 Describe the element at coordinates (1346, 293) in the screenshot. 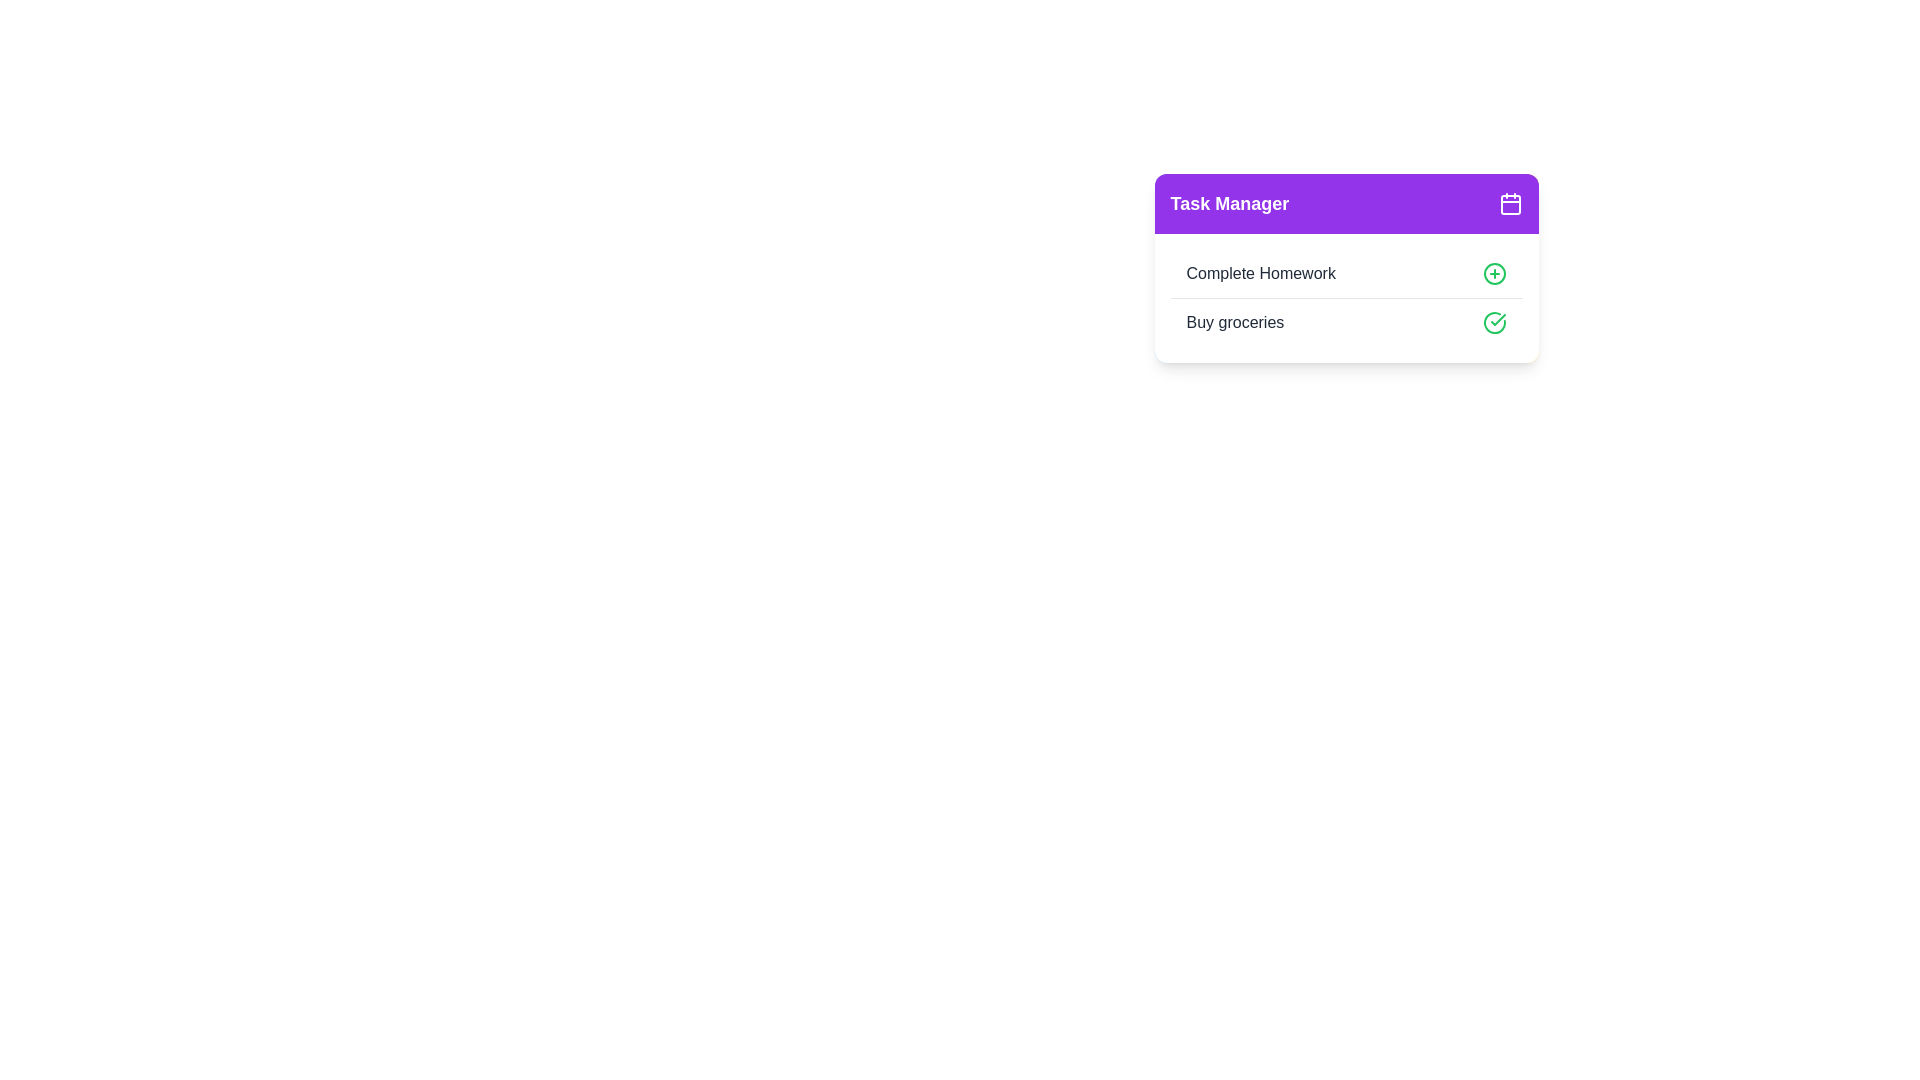

I see `the tasks within the 'Task Manager' card, which has a white background and purple header` at that location.